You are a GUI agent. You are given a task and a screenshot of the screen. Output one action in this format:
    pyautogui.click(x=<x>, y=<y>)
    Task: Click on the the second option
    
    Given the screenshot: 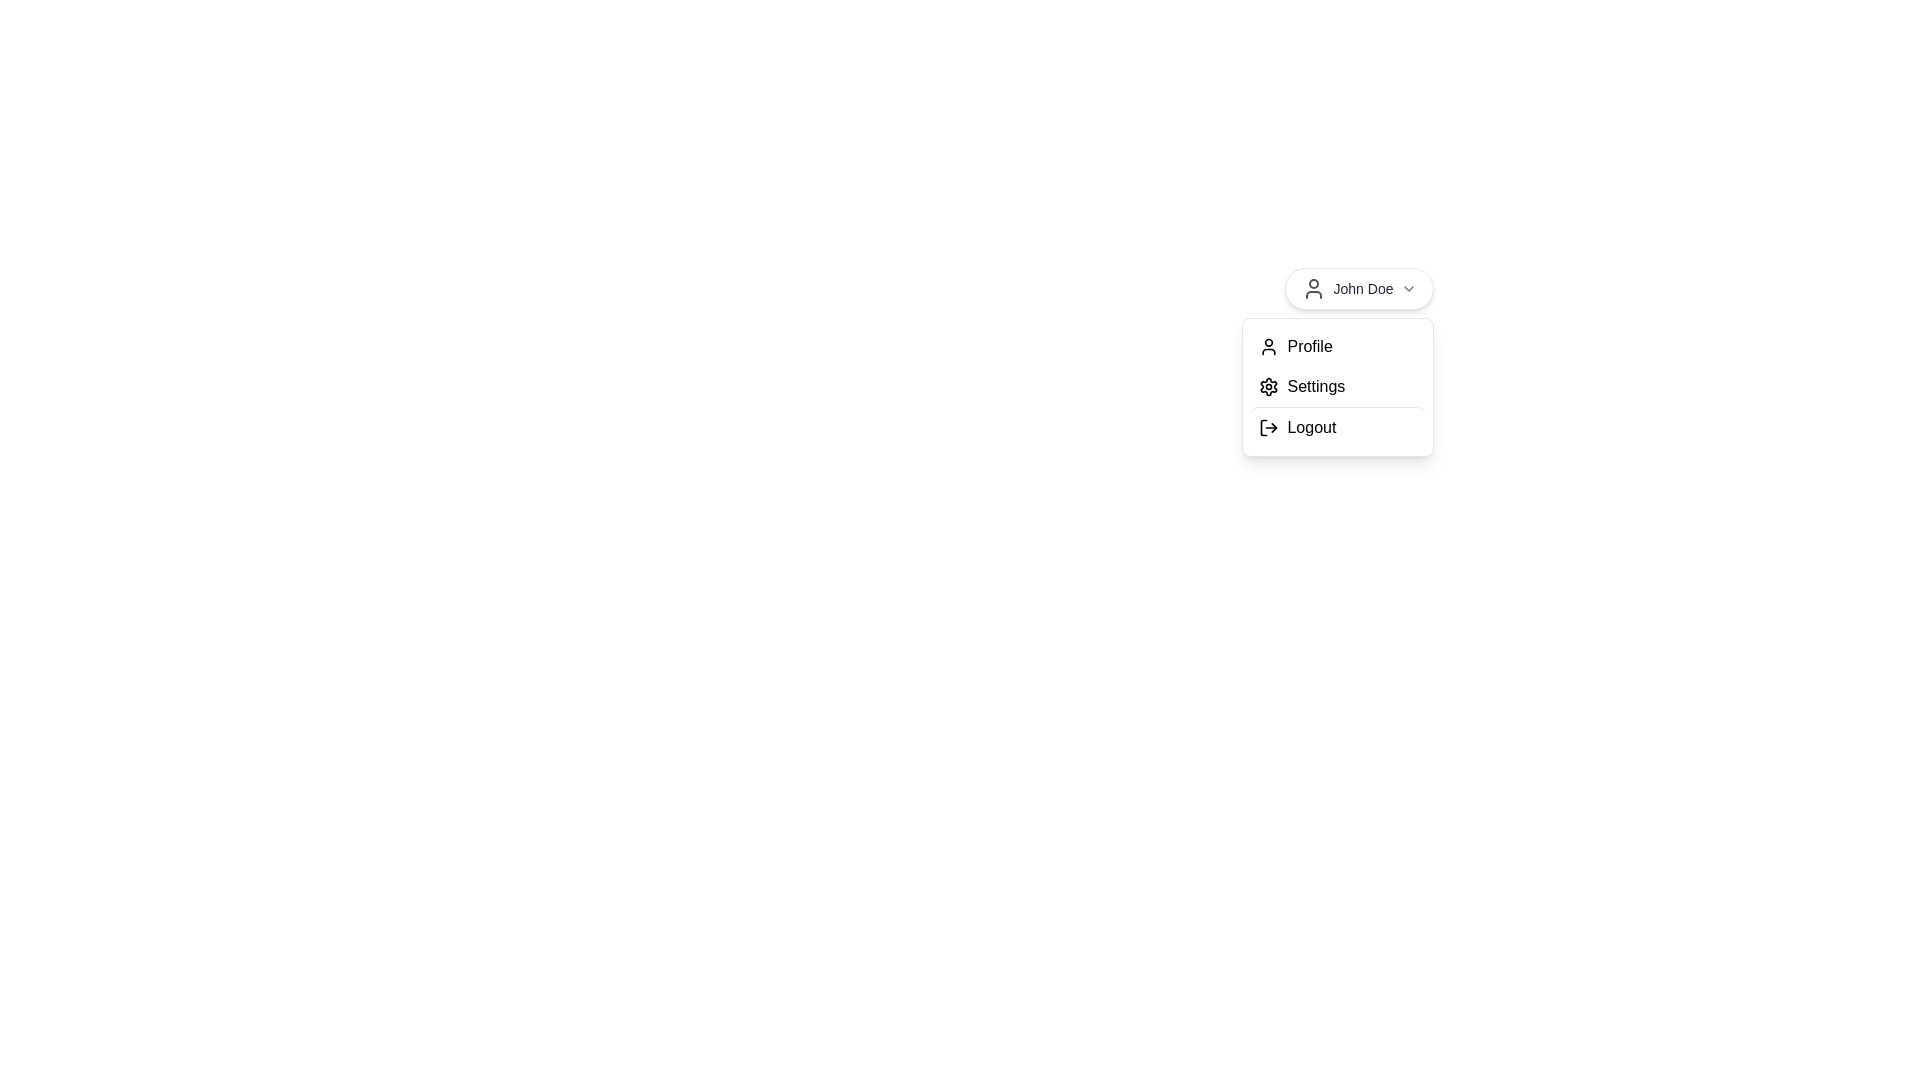 What is the action you would take?
    pyautogui.click(x=1338, y=387)
    